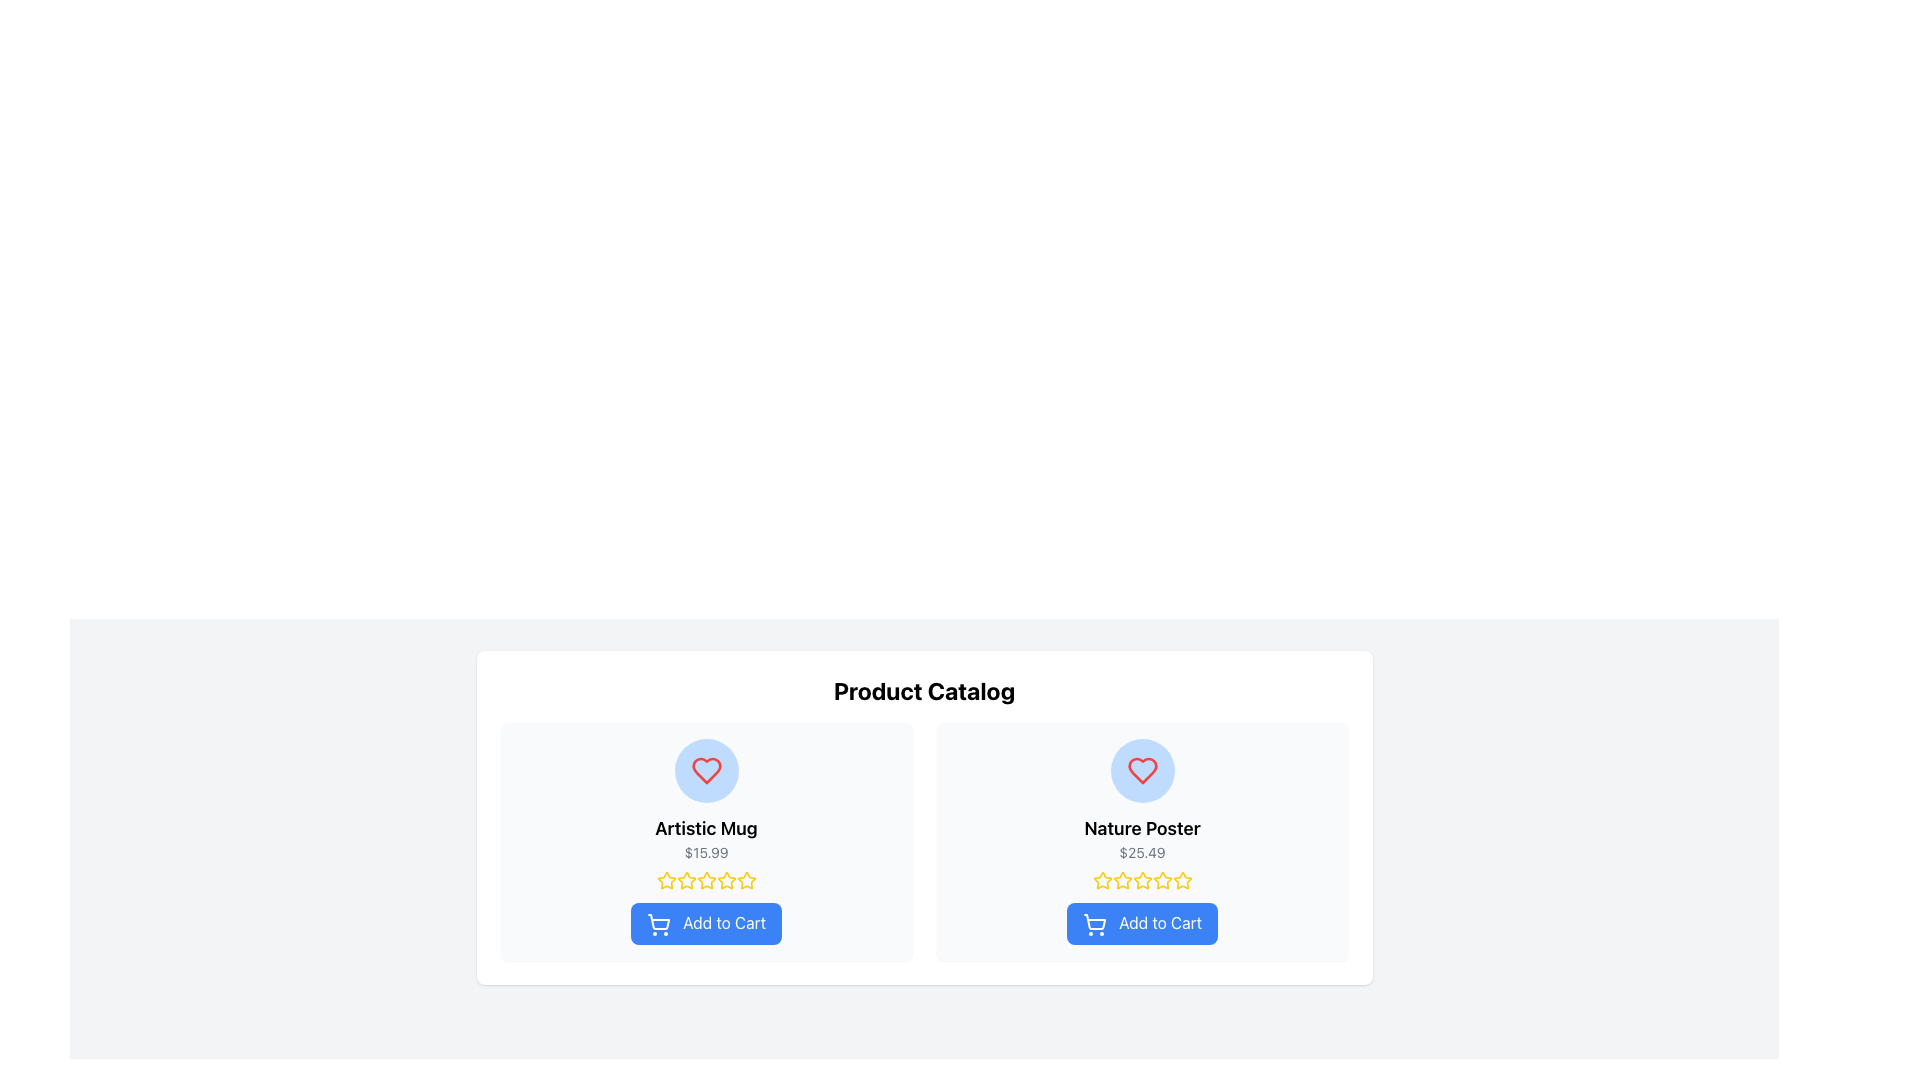  What do you see at coordinates (706, 852) in the screenshot?
I see `the price display label for the product 'Artistic Mug', which is located at the center of the product block in the catalog section` at bounding box center [706, 852].